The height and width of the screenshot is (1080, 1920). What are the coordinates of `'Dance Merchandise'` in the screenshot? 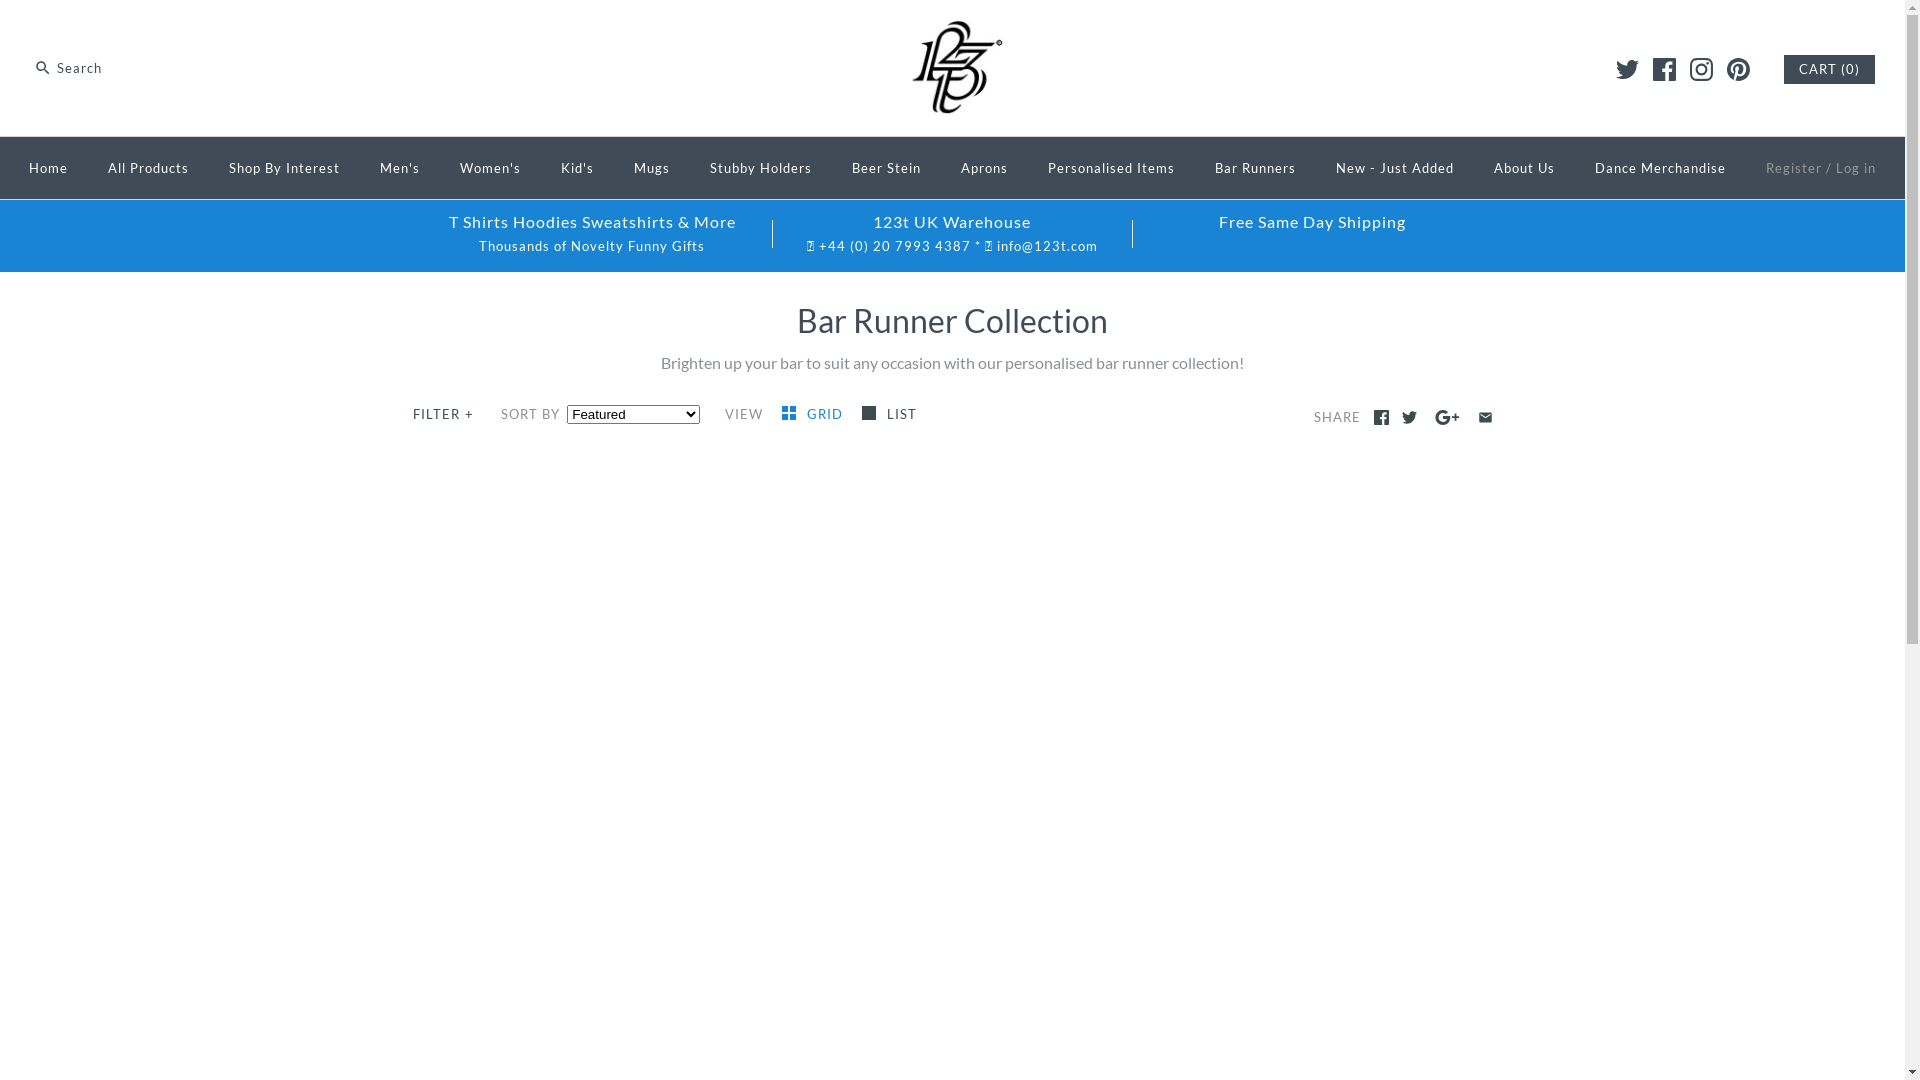 It's located at (1660, 167).